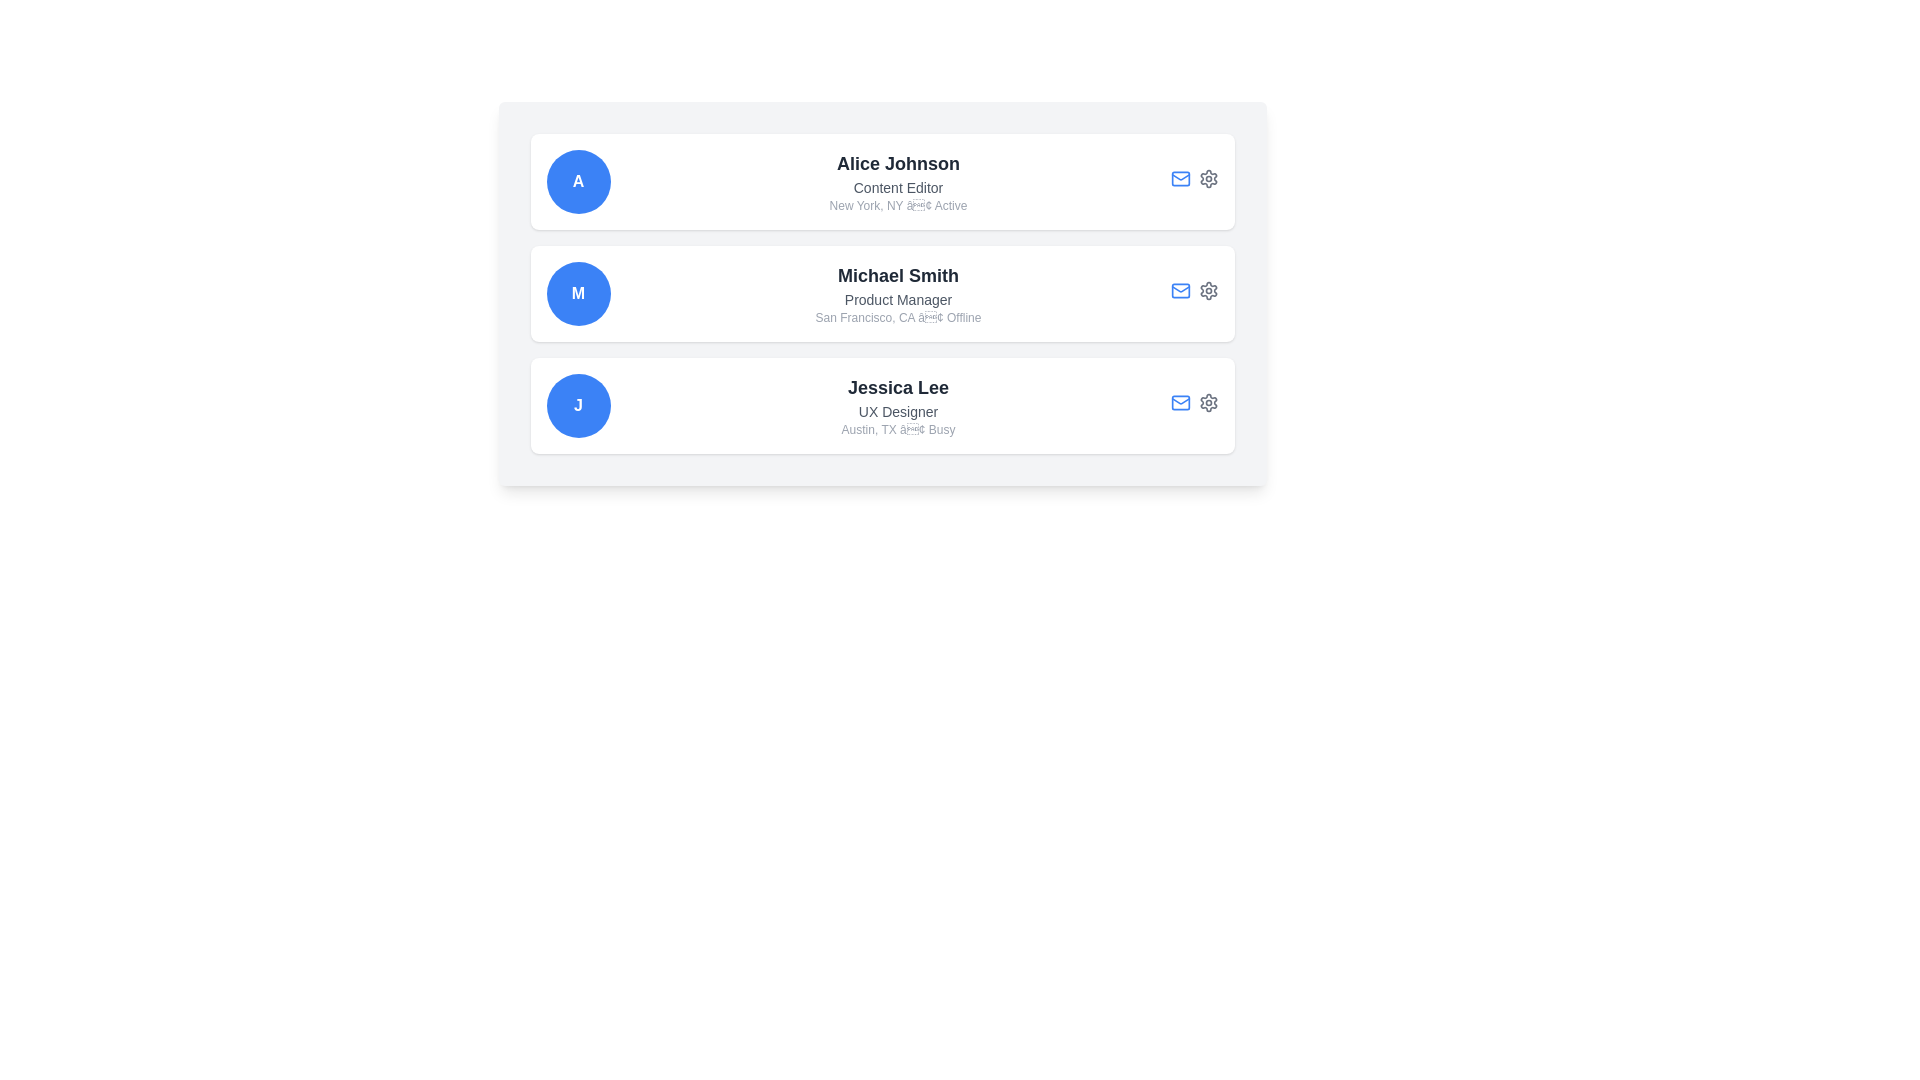 The width and height of the screenshot is (1920, 1080). Describe the element at coordinates (1180, 177) in the screenshot. I see `the email icon button located in the first card of the vertical list` at that location.